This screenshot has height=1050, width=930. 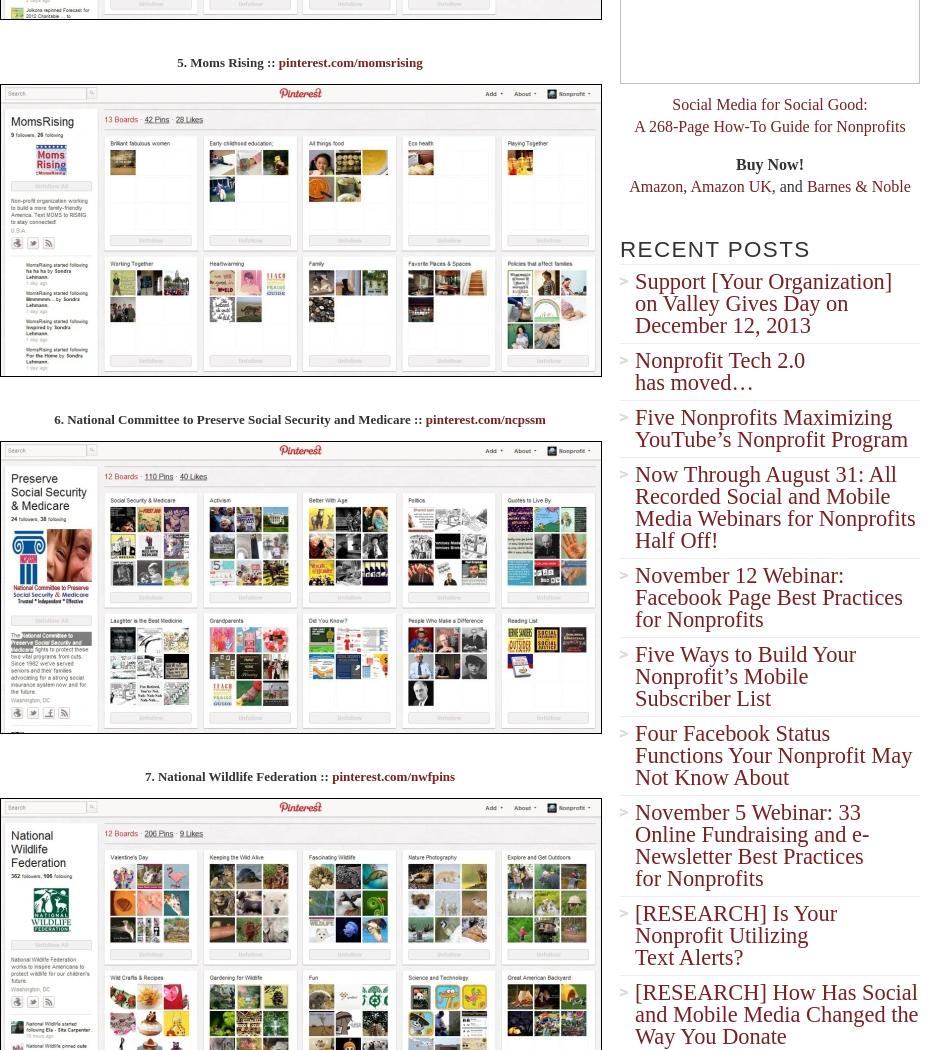 What do you see at coordinates (239, 417) in the screenshot?
I see `'6. National Committee to Preserve Social Security and Medicare ::'` at bounding box center [239, 417].